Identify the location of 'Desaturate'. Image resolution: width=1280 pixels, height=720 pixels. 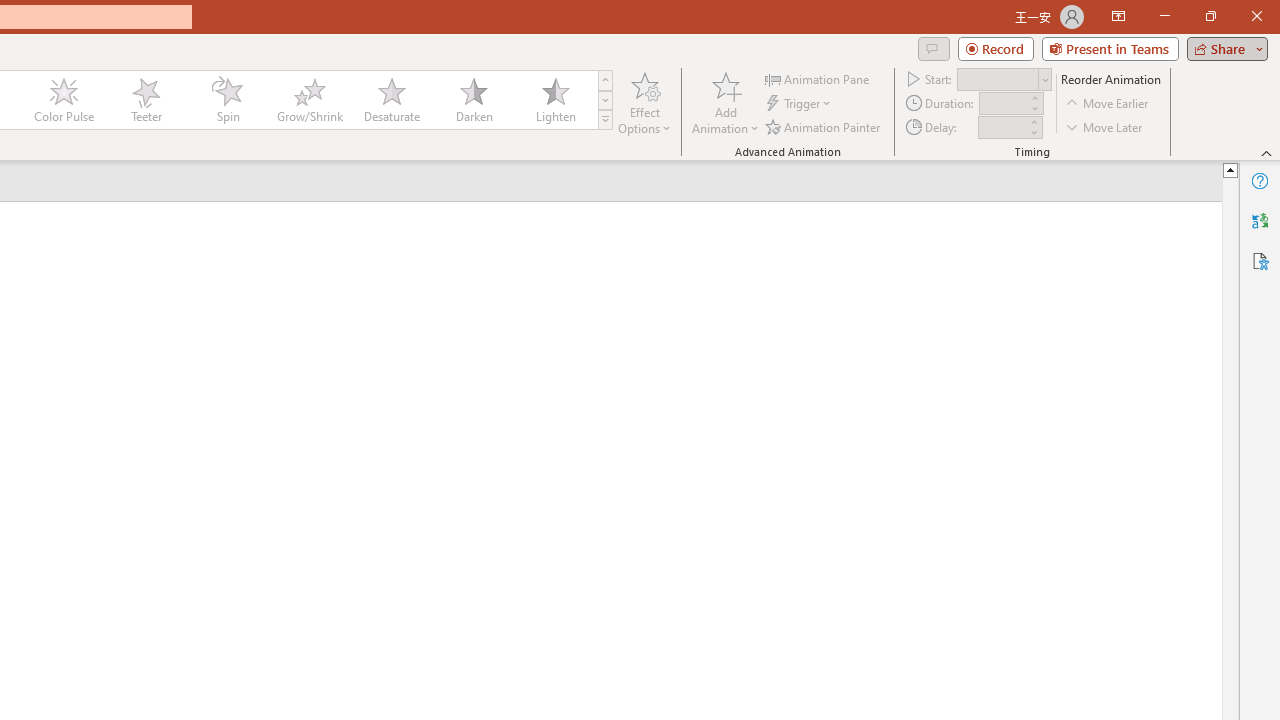
(391, 100).